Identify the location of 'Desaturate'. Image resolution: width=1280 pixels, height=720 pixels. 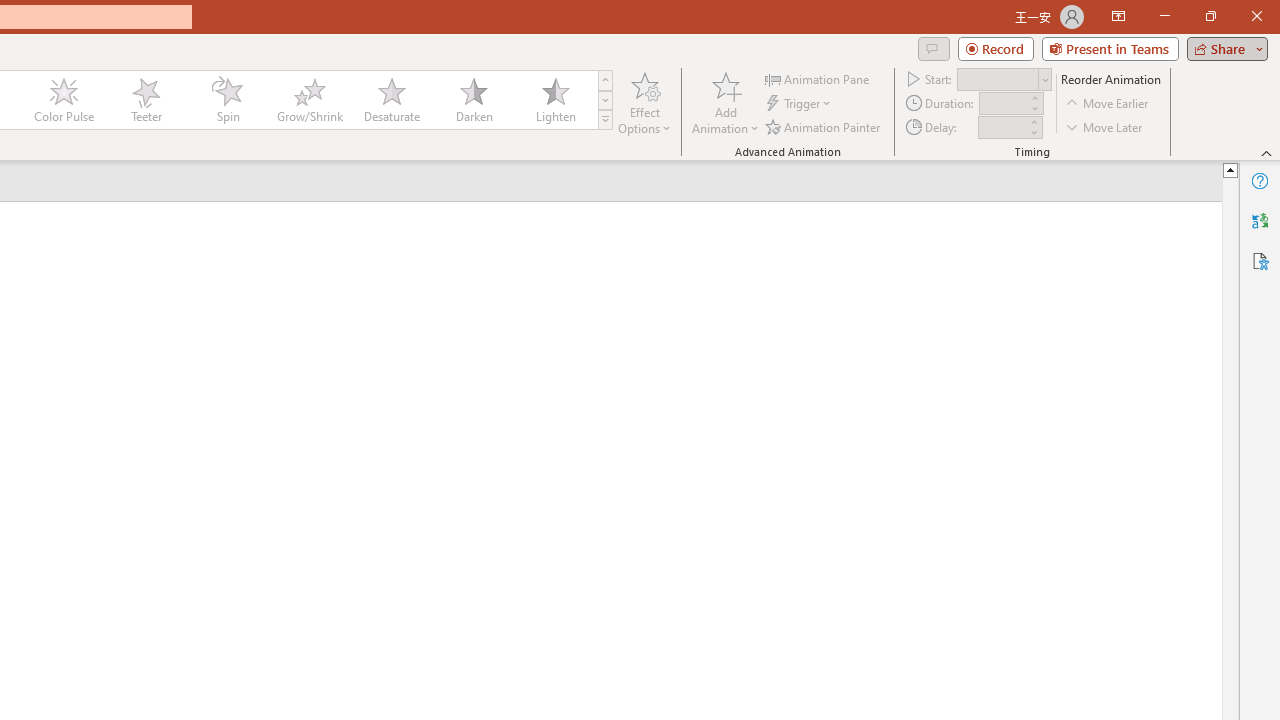
(391, 100).